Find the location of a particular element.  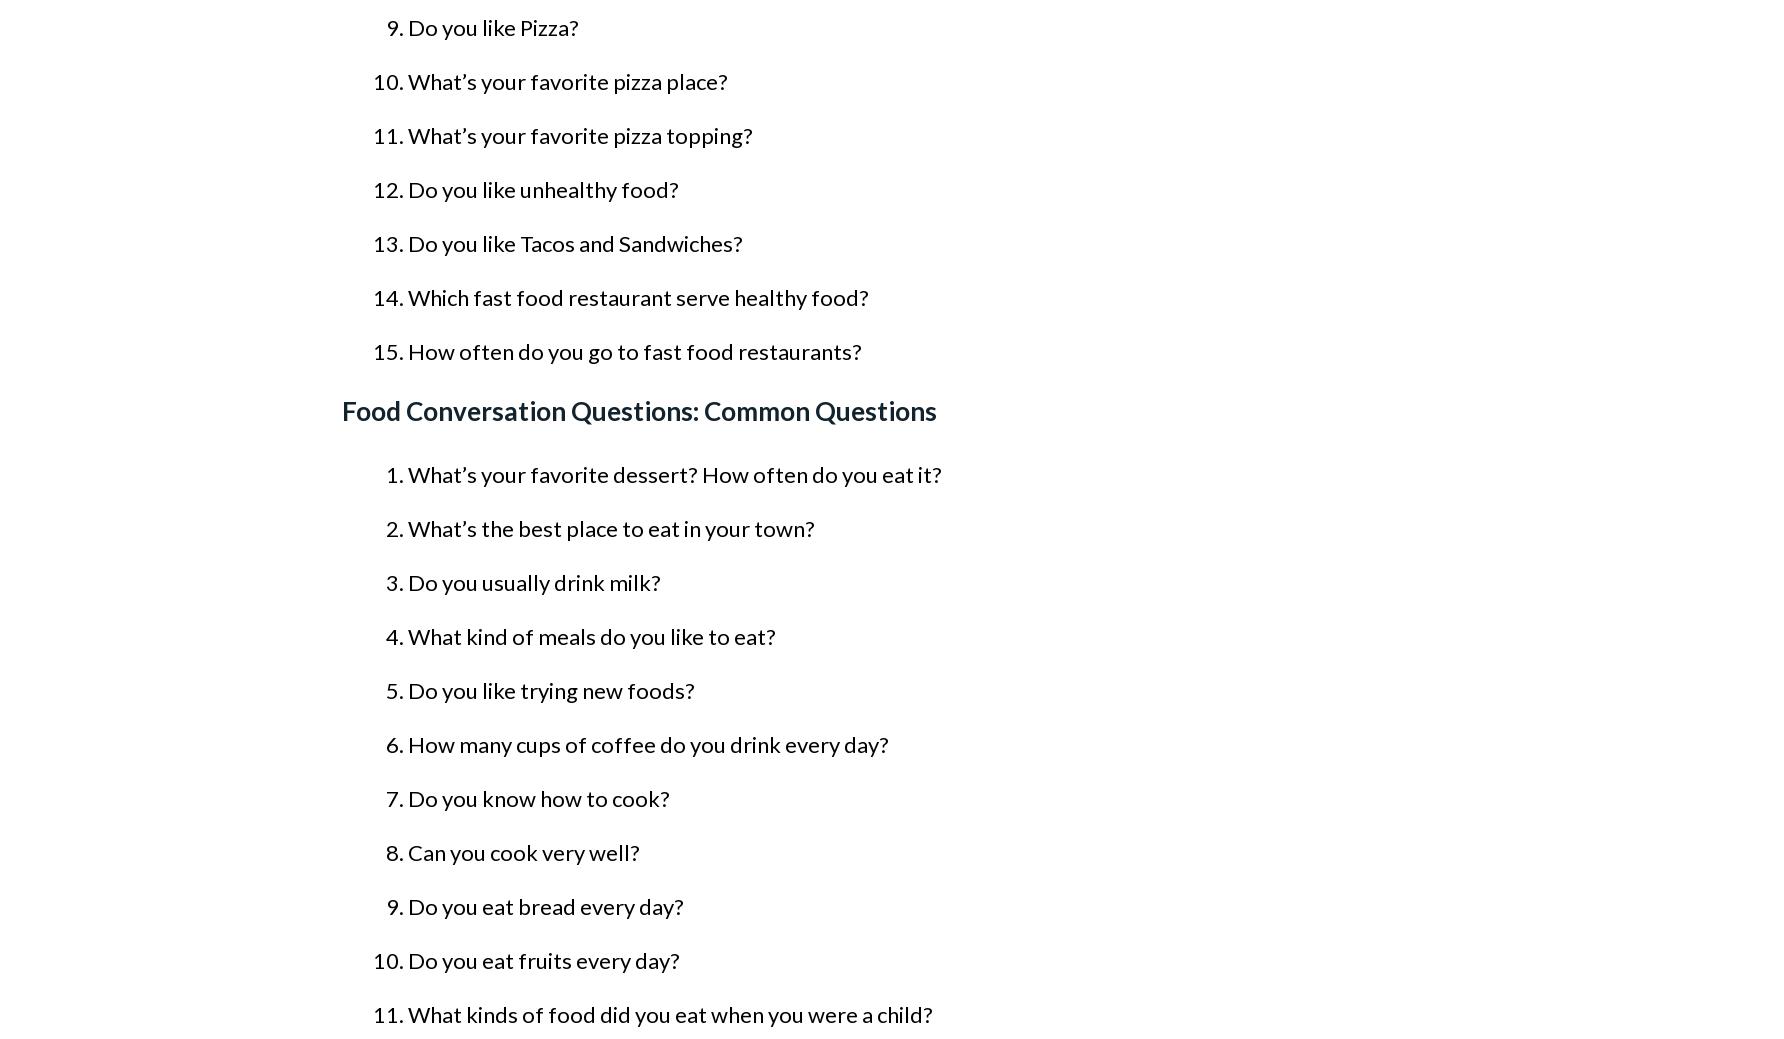

'Can you cook very well?' is located at coordinates (407, 851).